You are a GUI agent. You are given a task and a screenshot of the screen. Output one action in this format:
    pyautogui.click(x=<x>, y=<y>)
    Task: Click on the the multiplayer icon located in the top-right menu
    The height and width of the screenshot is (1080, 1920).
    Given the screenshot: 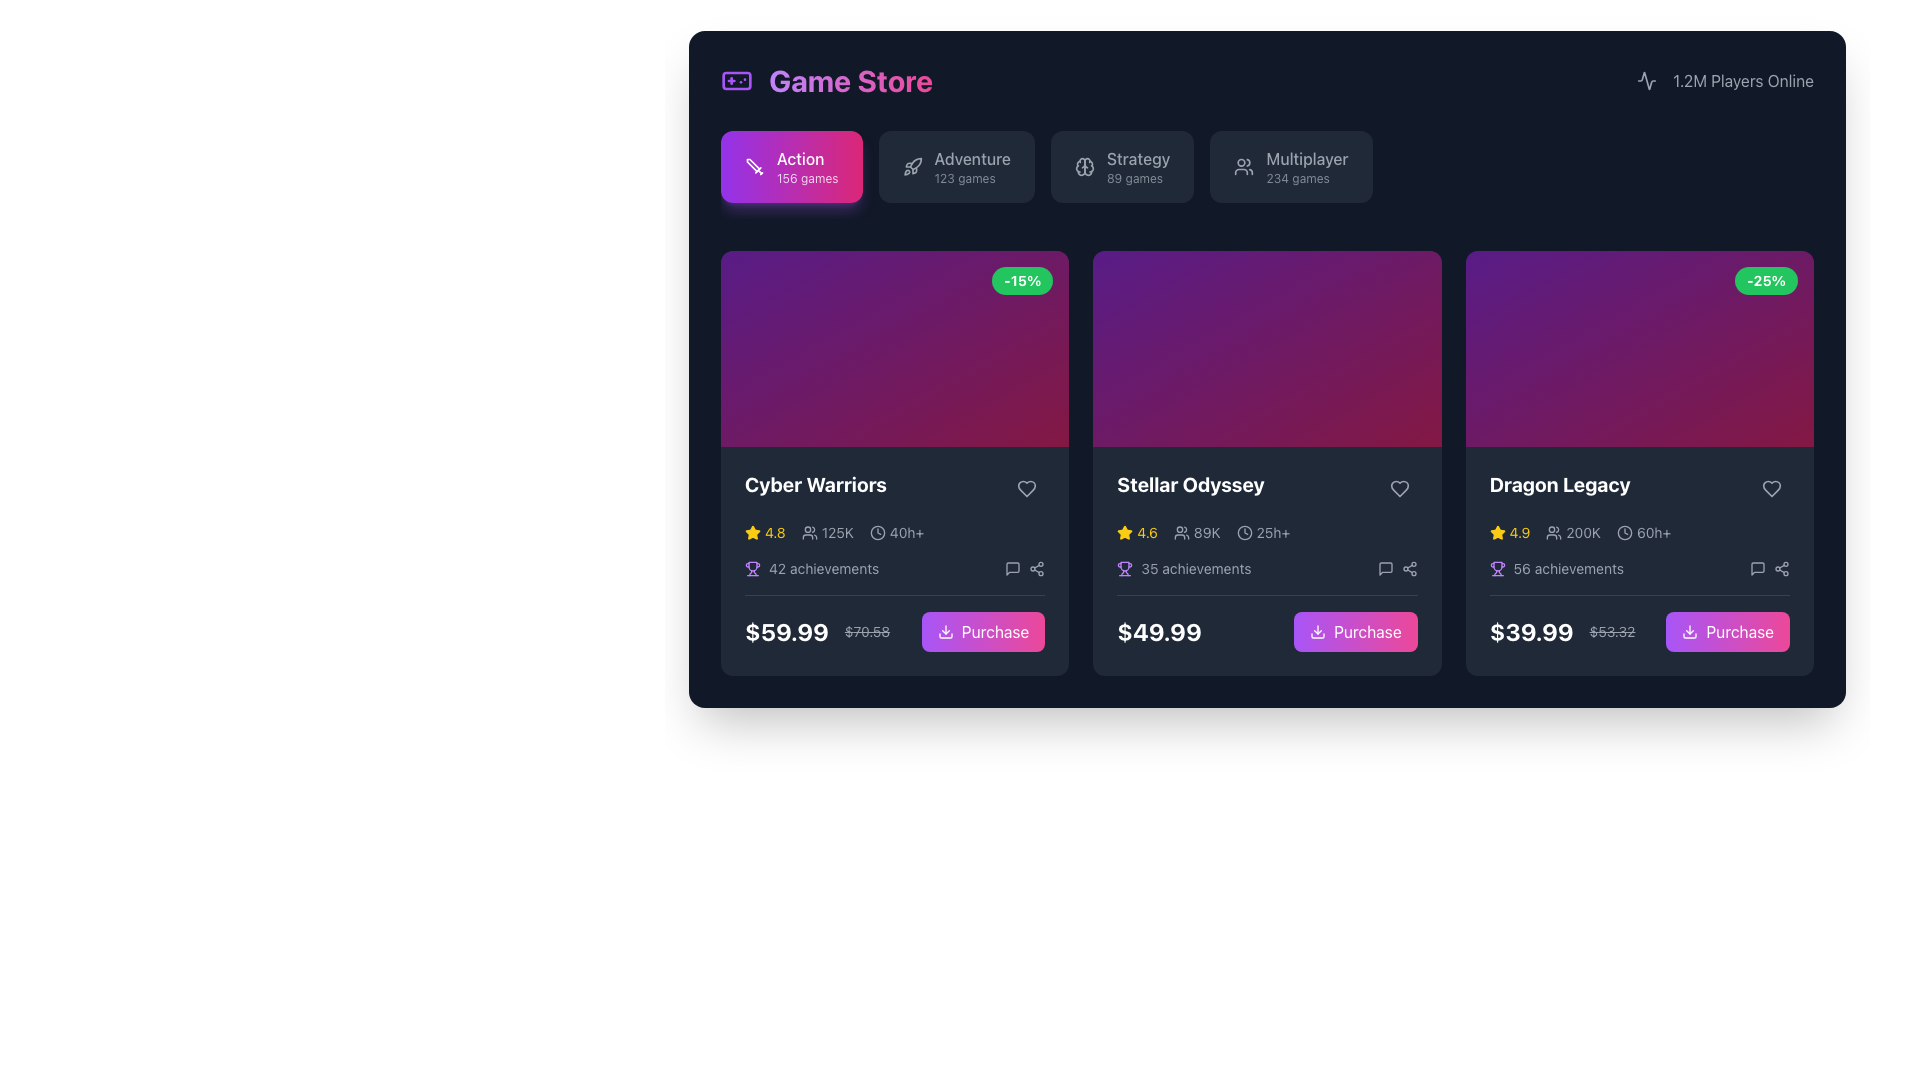 What is the action you would take?
    pyautogui.click(x=1243, y=165)
    